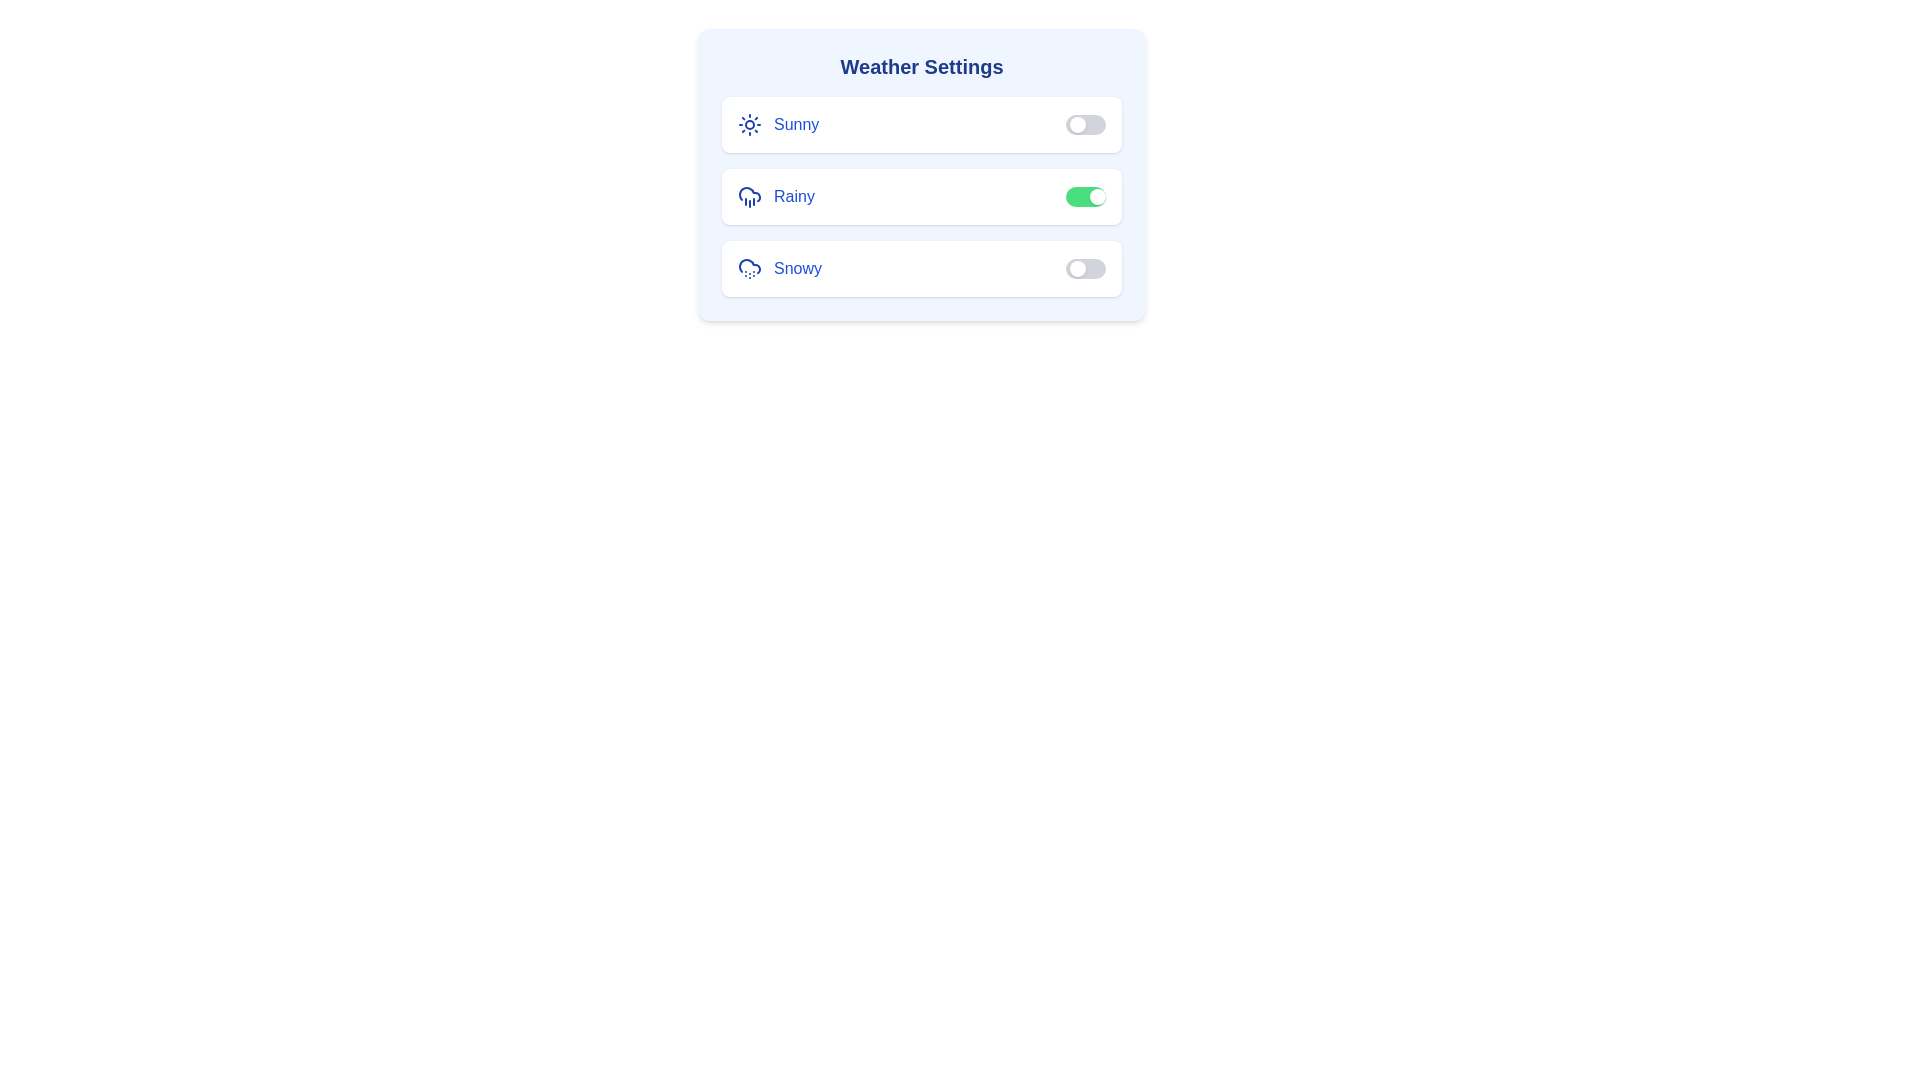 Image resolution: width=1920 pixels, height=1080 pixels. What do you see at coordinates (1097, 196) in the screenshot?
I see `the toggle indicator located at the right end of the green toggle track in the 'Weather Settings' section, which is associated with the 'Rainy' option` at bounding box center [1097, 196].